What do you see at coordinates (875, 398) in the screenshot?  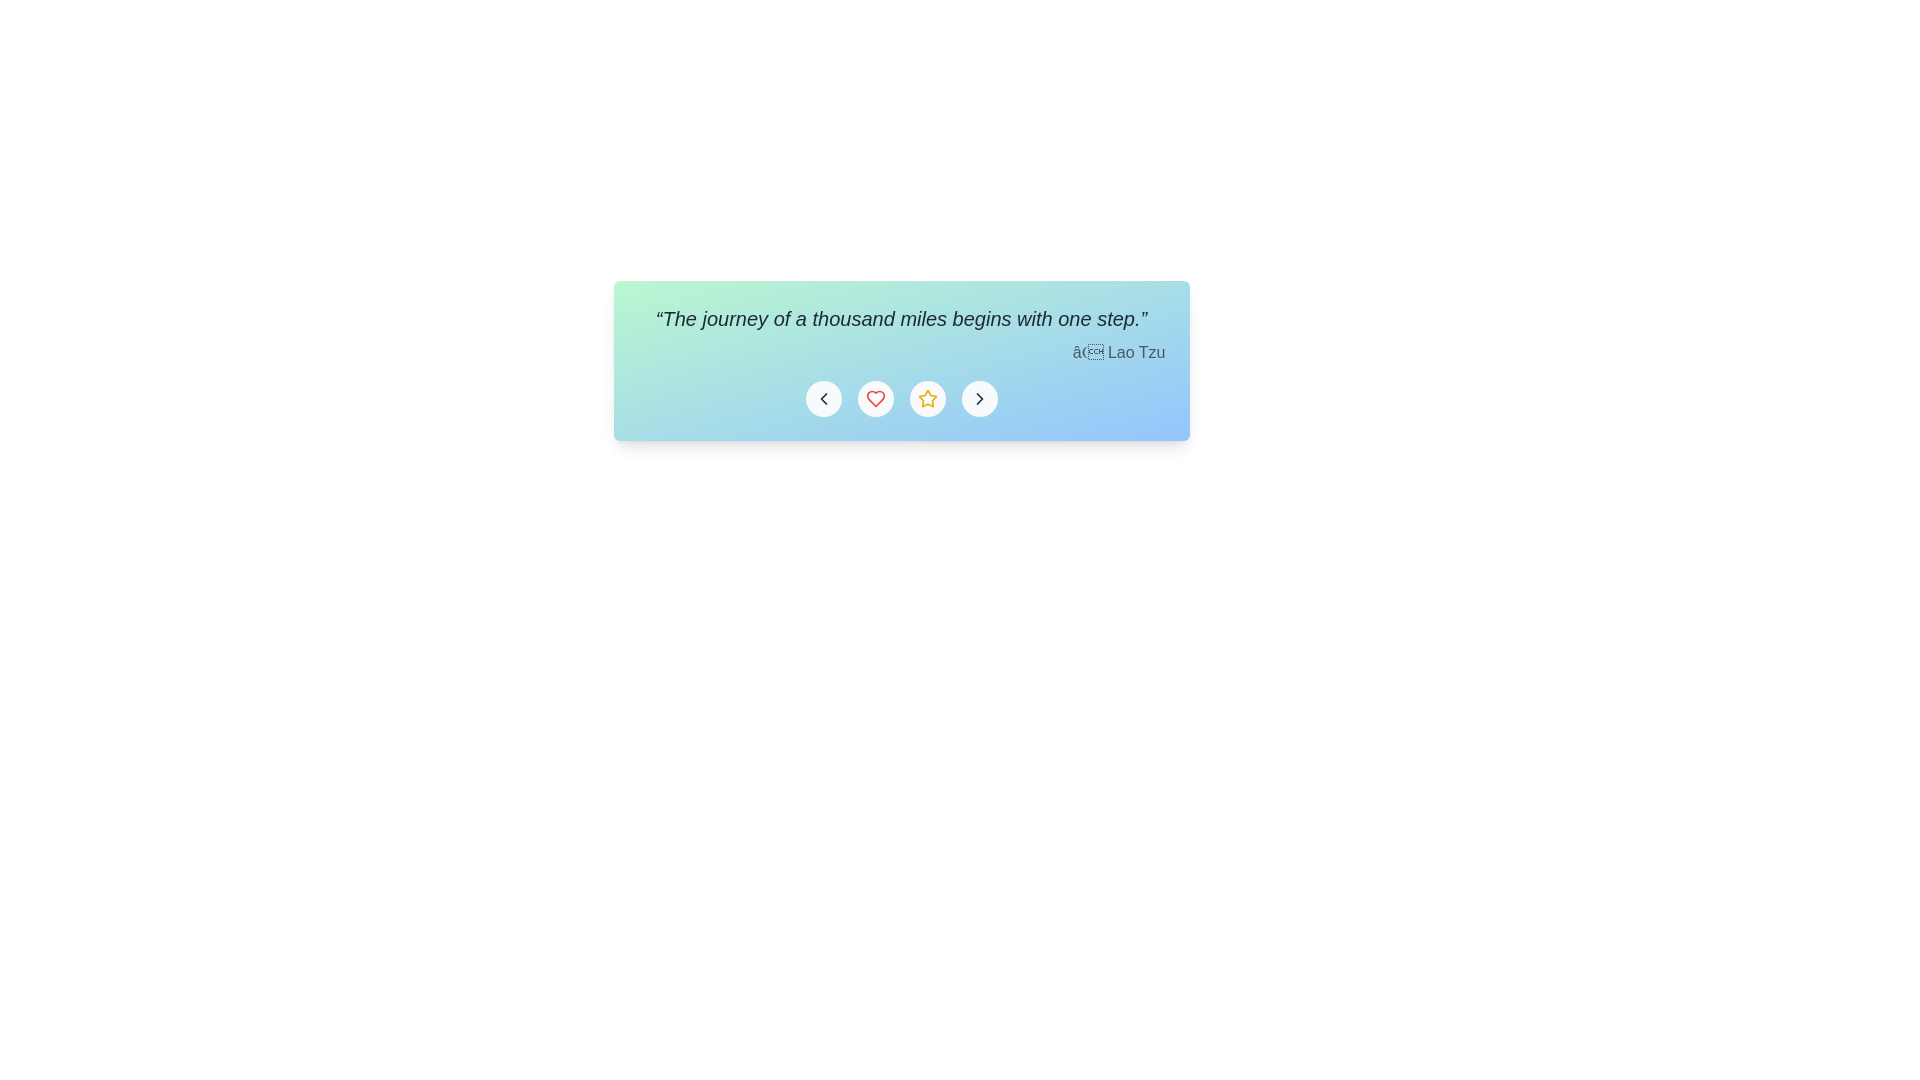 I see `the 'like' or 'favorite' icon located in the center row of icons under a quote, which is the second icon between the left arrow and star icons` at bounding box center [875, 398].